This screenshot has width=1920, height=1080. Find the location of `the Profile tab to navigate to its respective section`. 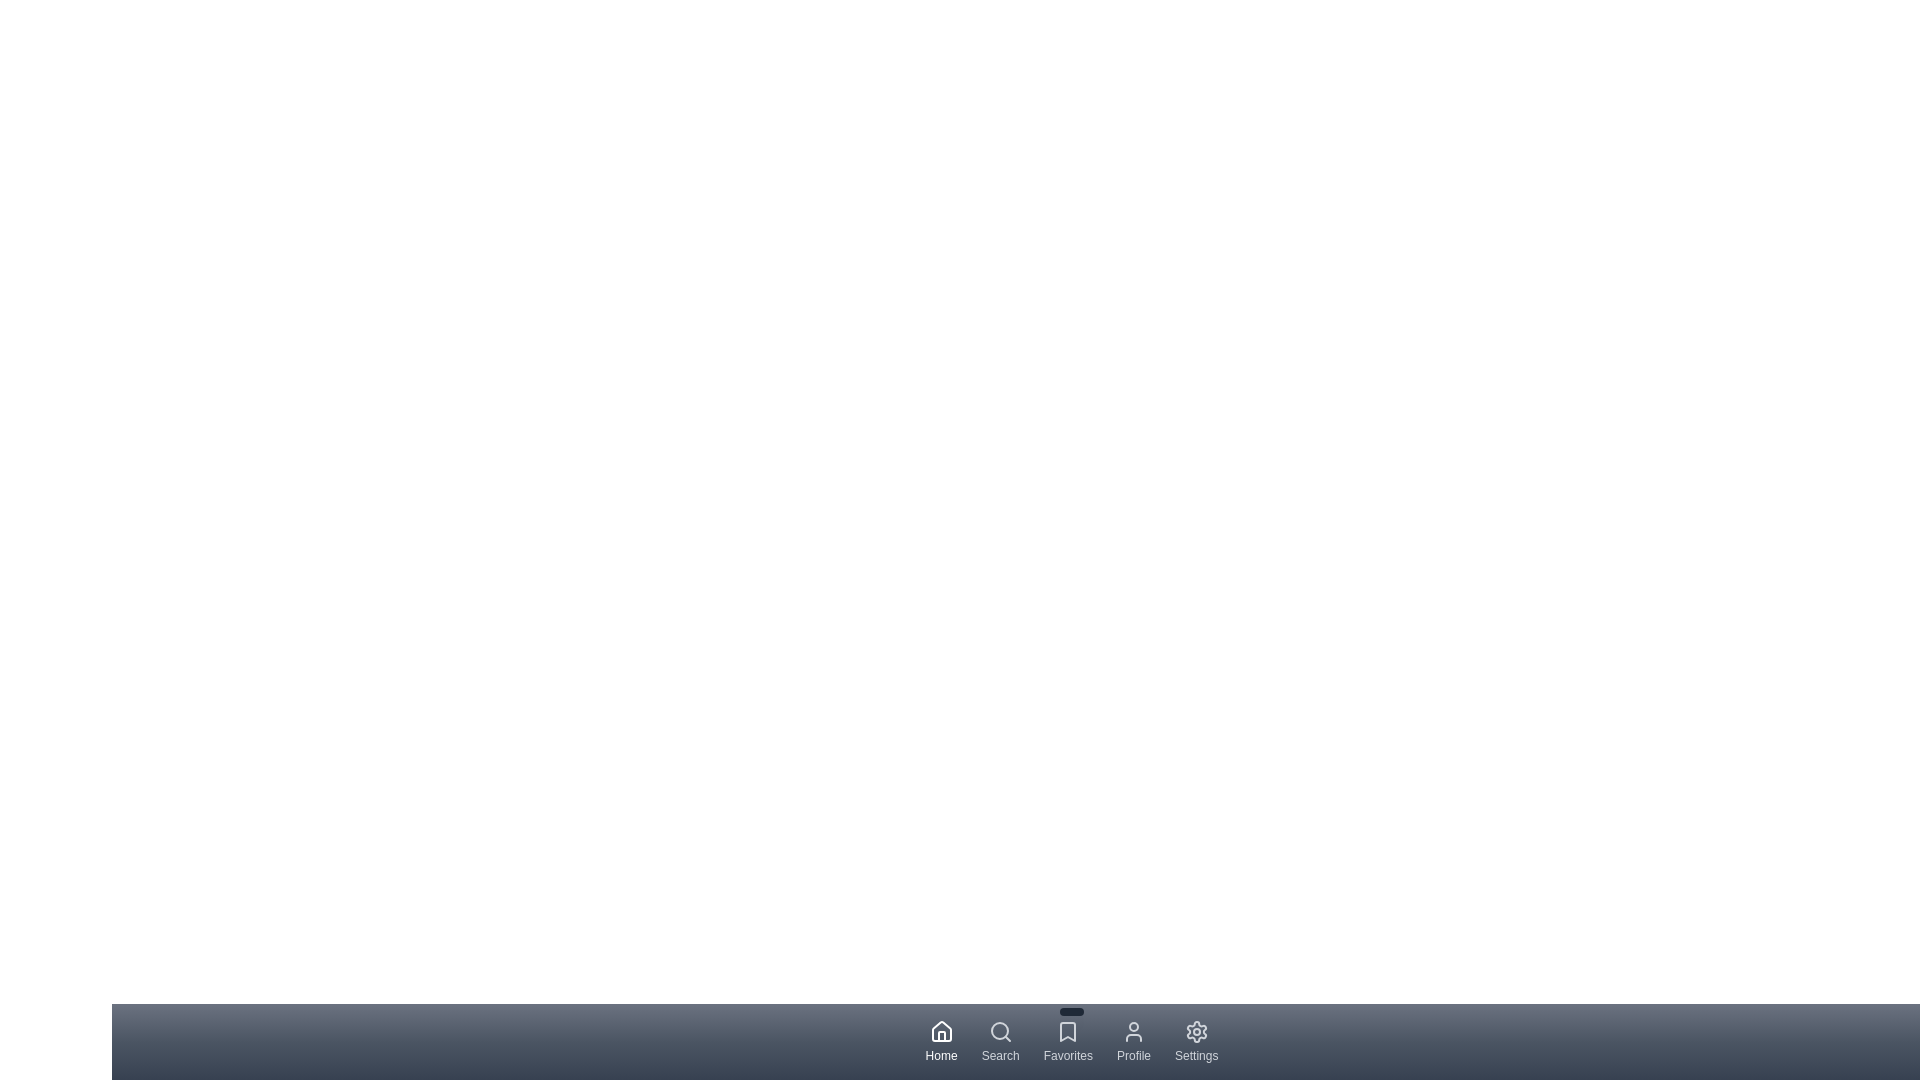

the Profile tab to navigate to its respective section is located at coordinates (1133, 1040).